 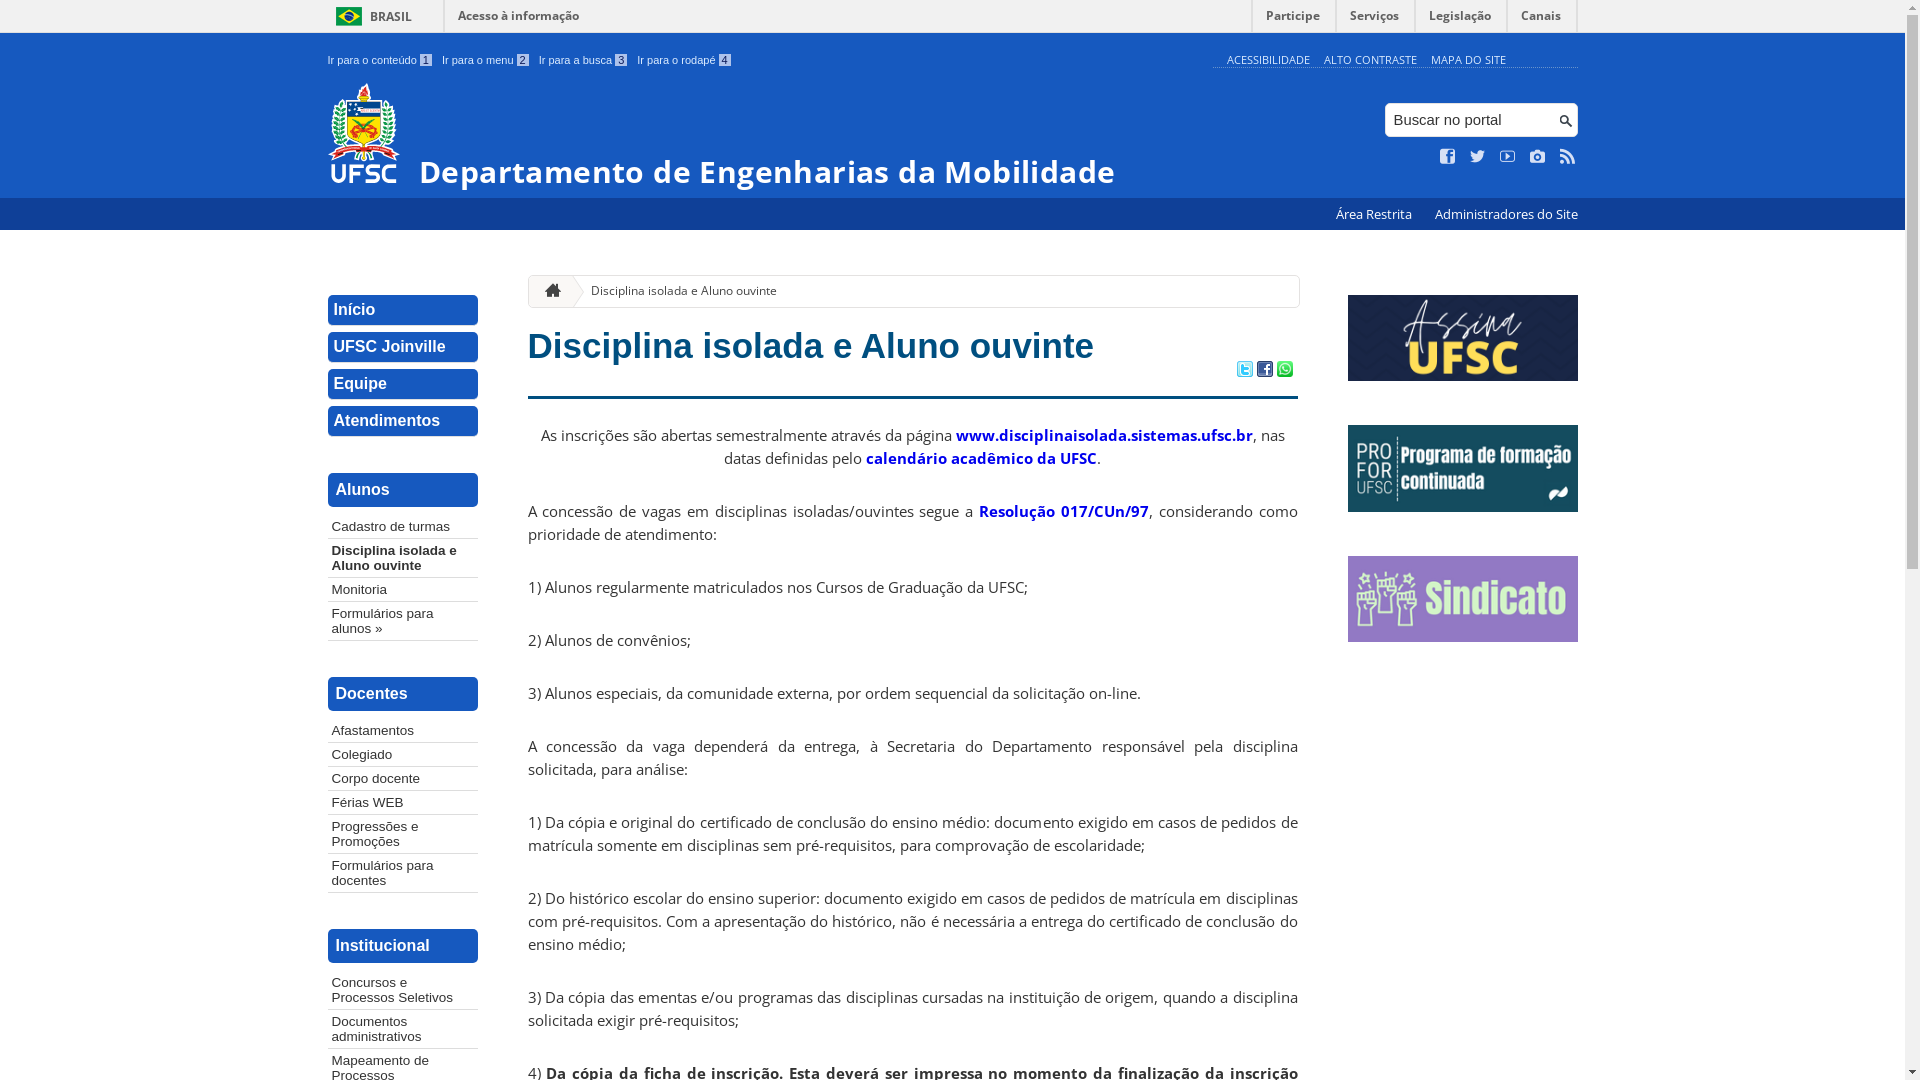 What do you see at coordinates (1266, 58) in the screenshot?
I see `'ACESSIBILIDADE'` at bounding box center [1266, 58].